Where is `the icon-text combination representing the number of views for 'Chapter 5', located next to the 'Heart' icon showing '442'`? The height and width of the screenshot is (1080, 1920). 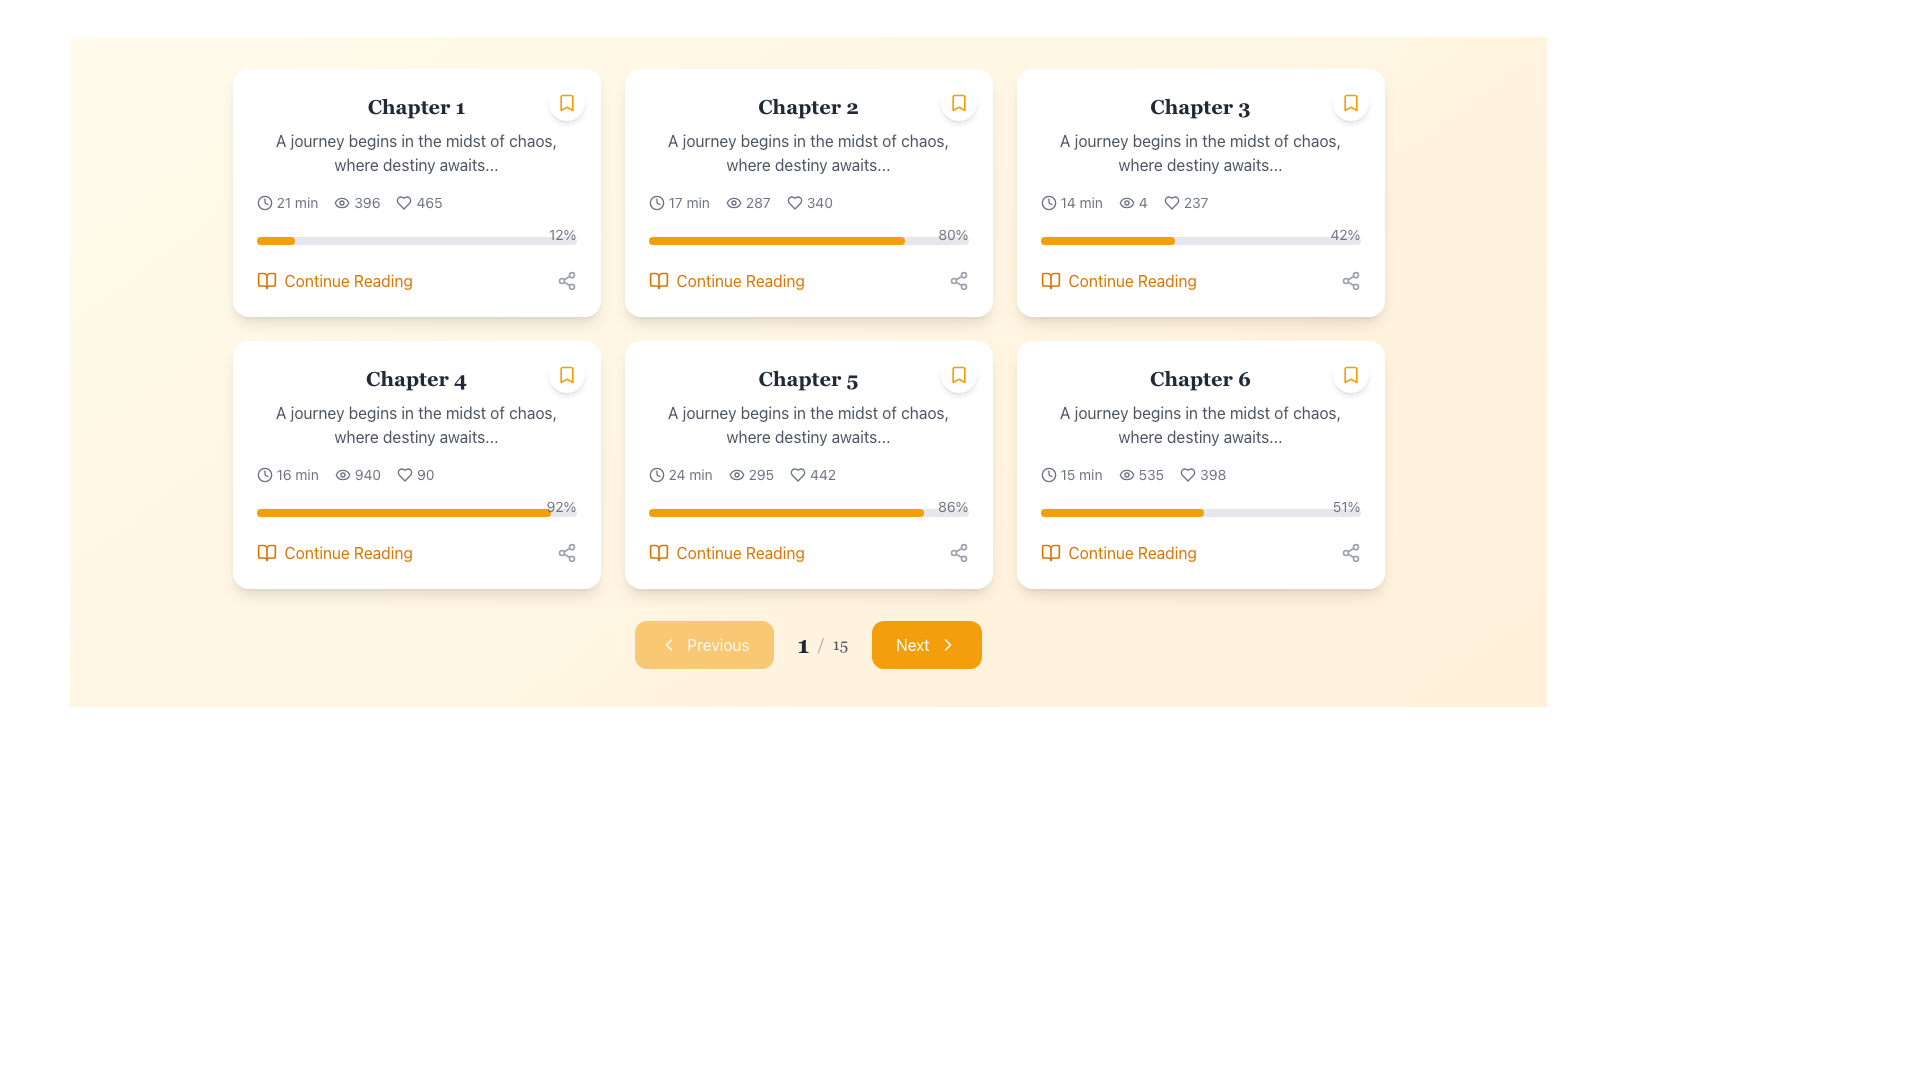 the icon-text combination representing the number of views for 'Chapter 5', located next to the 'Heart' icon showing '442' is located at coordinates (750, 474).